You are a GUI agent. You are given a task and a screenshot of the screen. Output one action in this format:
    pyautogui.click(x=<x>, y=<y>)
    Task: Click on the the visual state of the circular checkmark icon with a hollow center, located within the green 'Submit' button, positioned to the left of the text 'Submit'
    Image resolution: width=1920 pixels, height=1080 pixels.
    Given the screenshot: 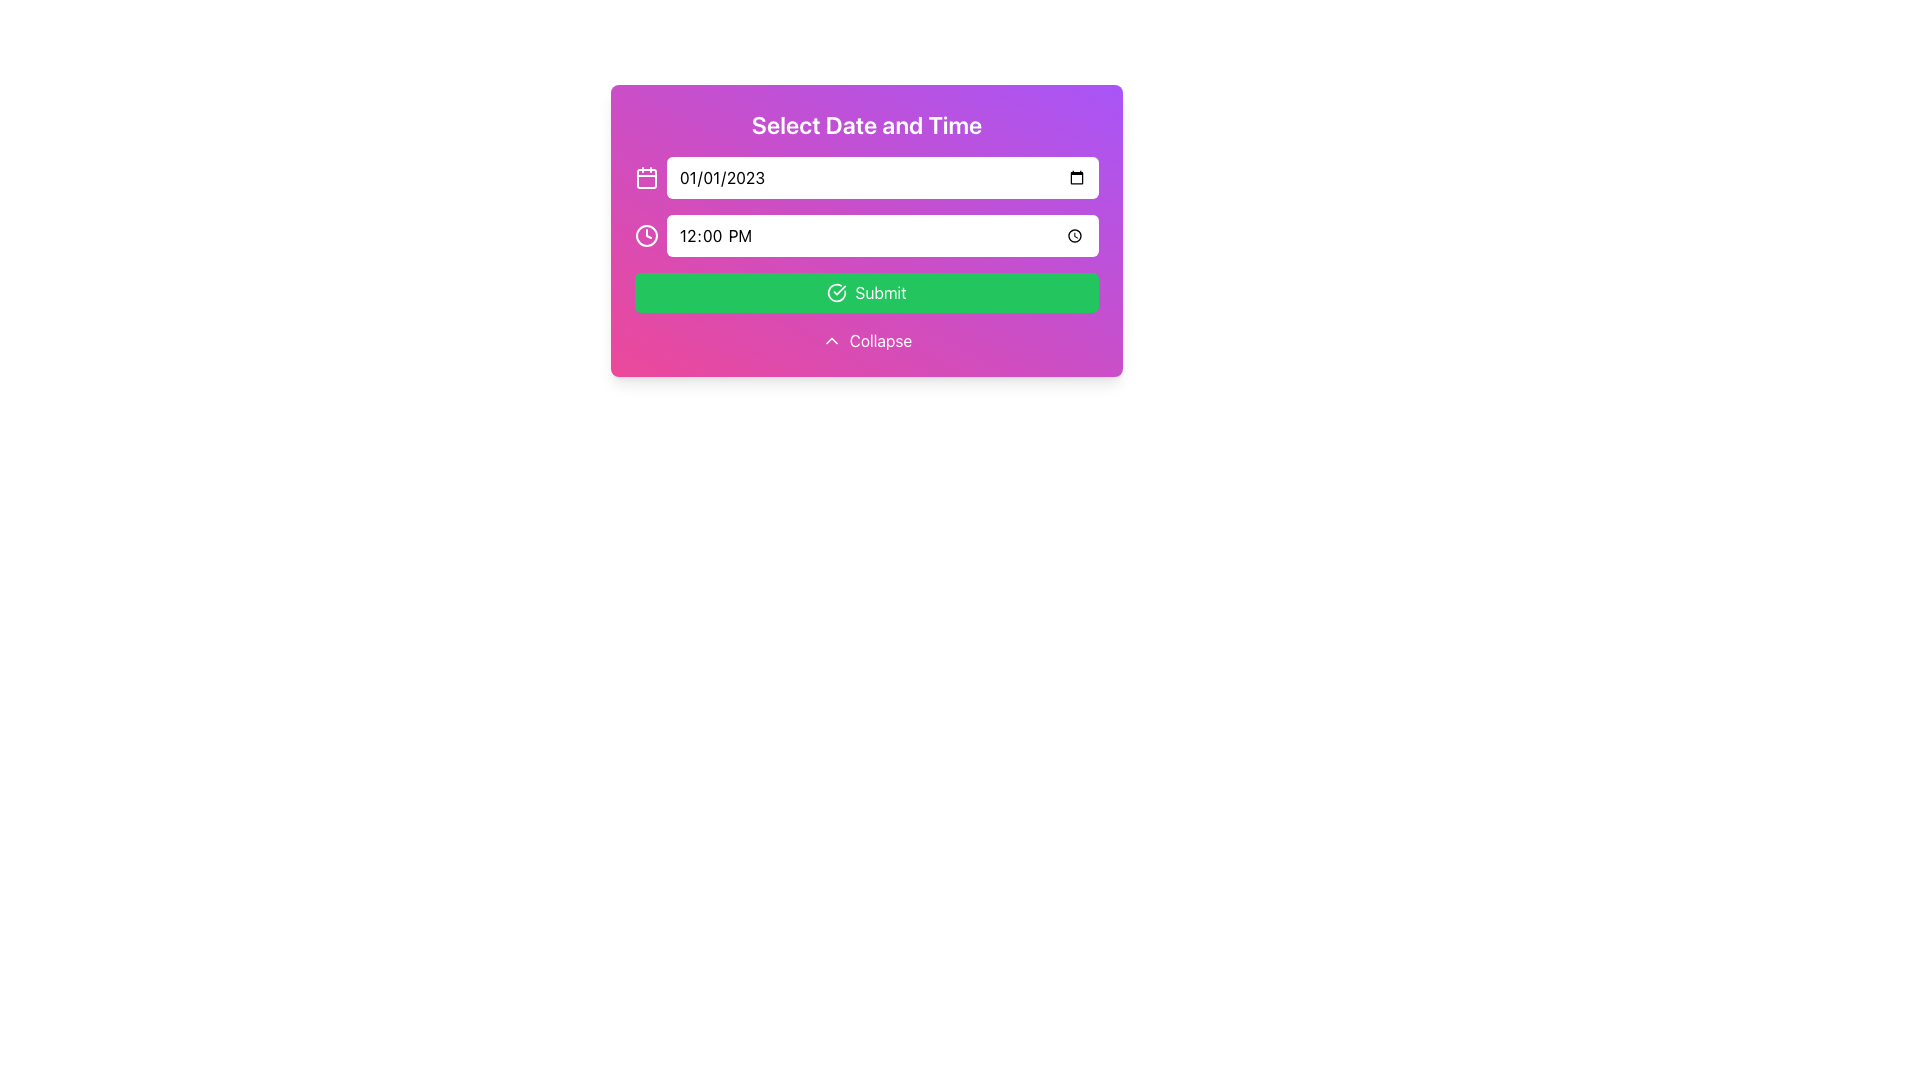 What is the action you would take?
    pyautogui.click(x=837, y=293)
    